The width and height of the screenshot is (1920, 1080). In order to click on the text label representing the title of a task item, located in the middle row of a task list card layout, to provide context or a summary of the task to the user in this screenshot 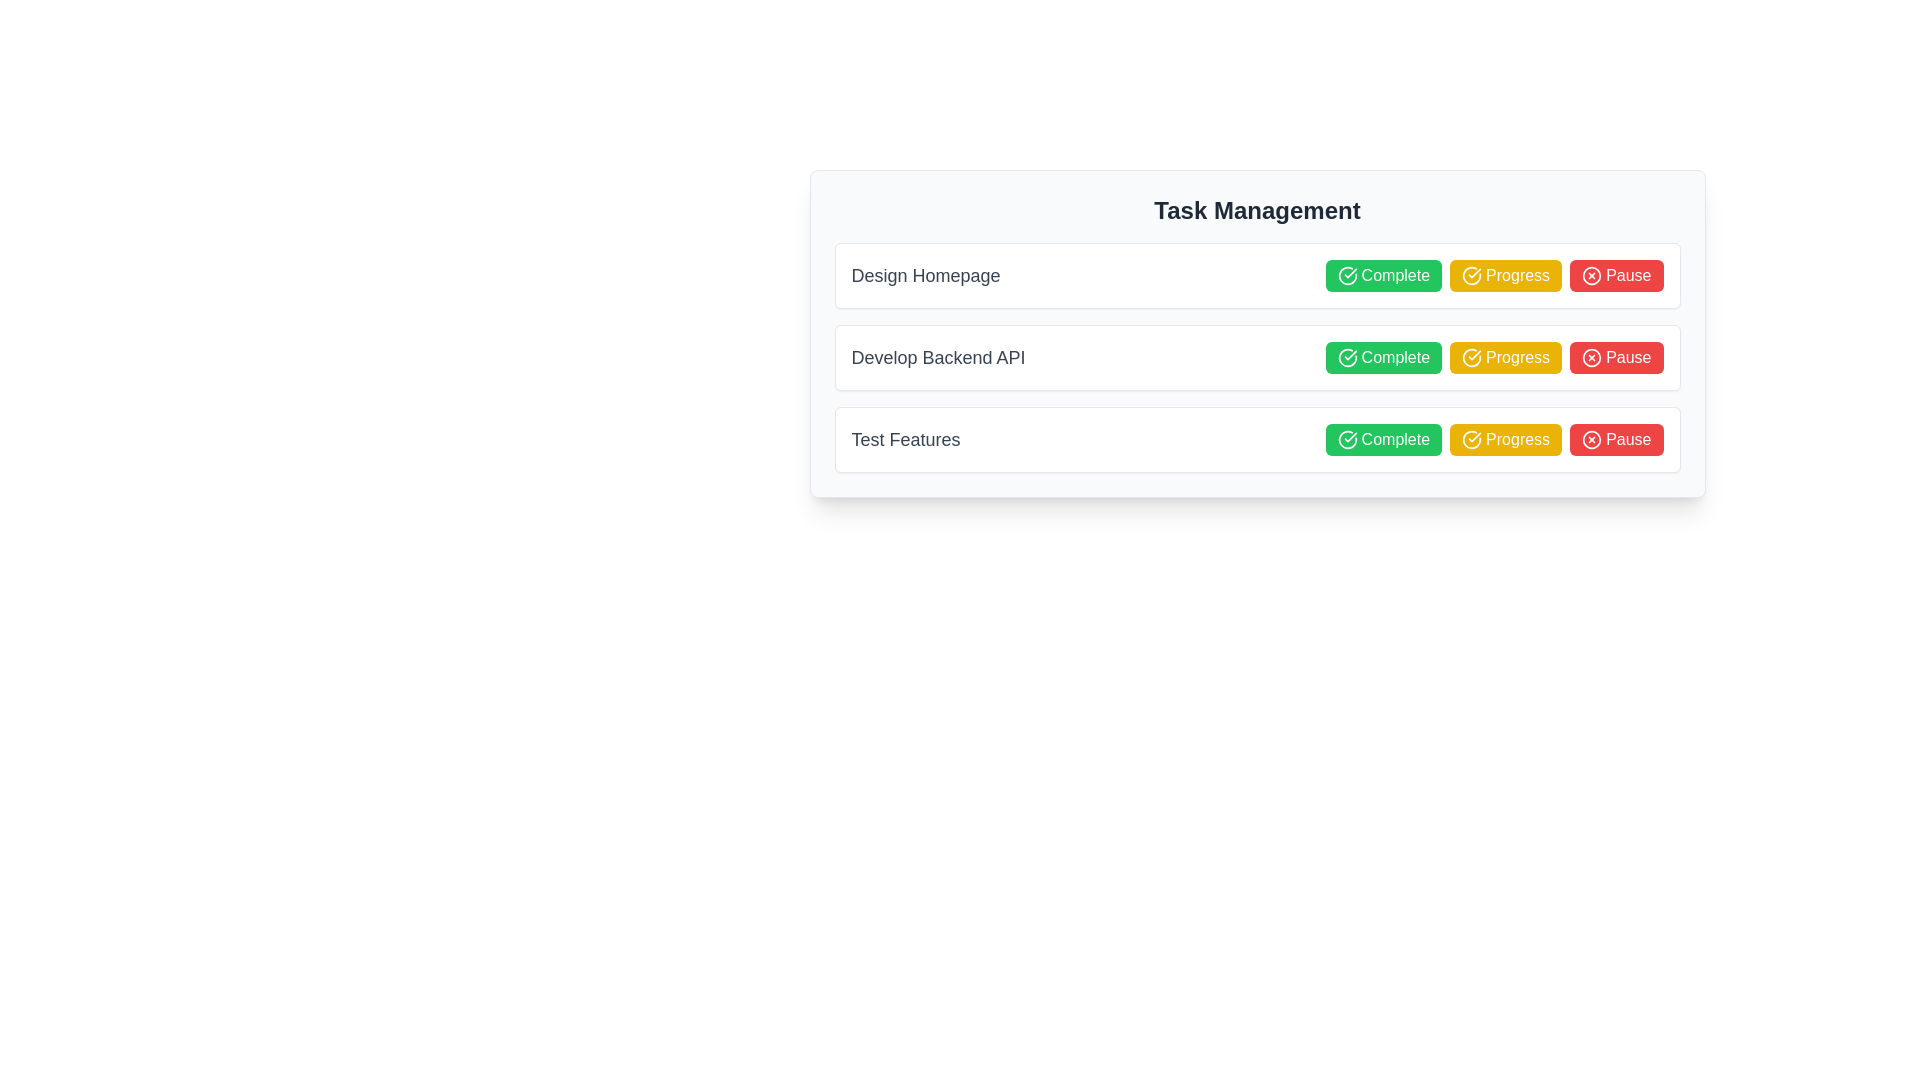, I will do `click(937, 357)`.